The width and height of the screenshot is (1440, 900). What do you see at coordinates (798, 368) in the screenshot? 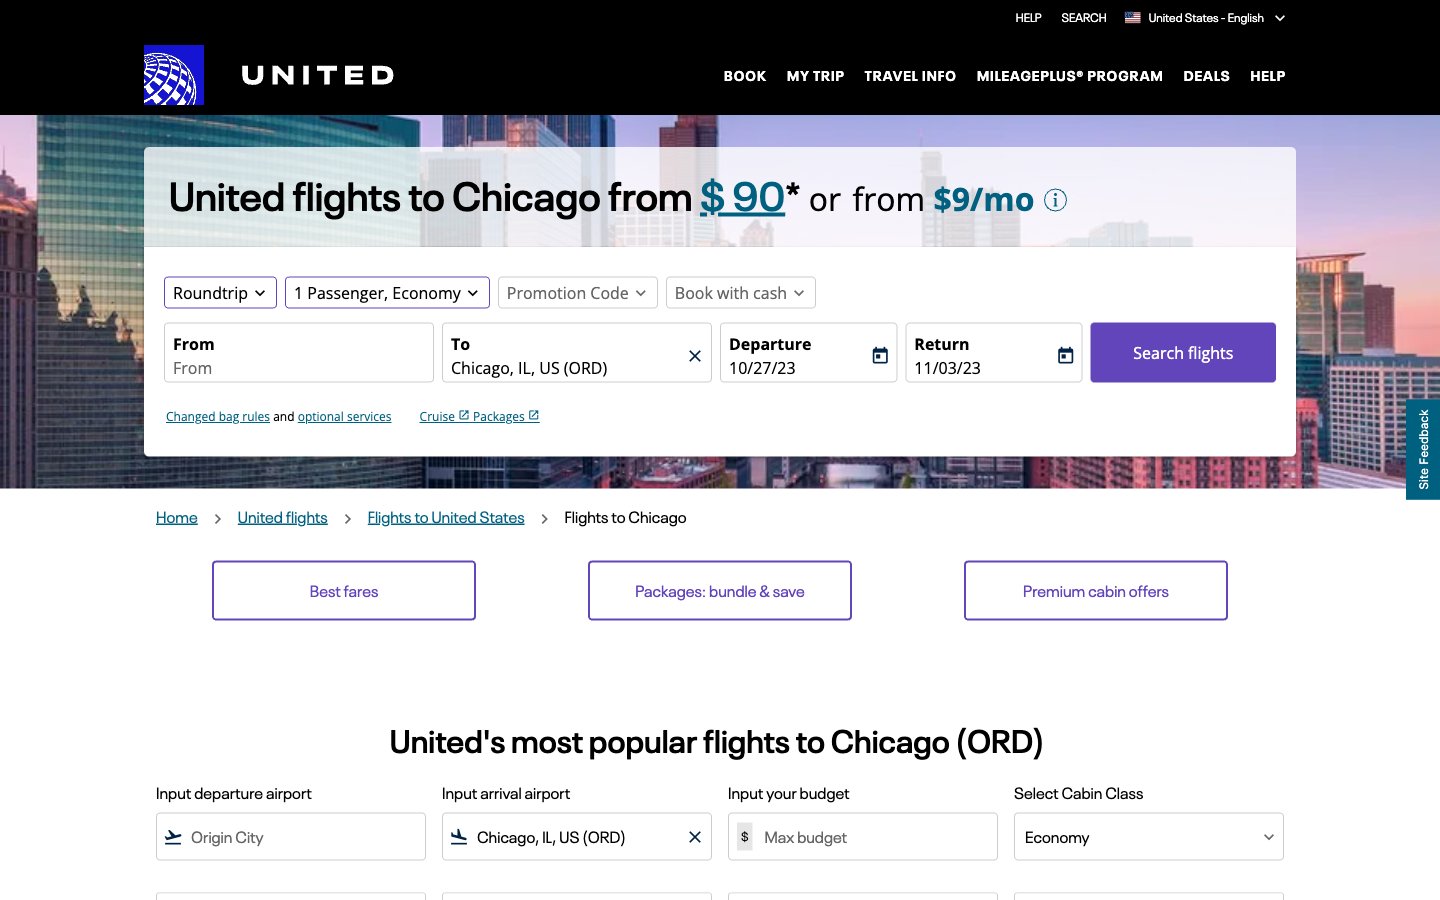
I see `the desired departure and return travel dates` at bounding box center [798, 368].